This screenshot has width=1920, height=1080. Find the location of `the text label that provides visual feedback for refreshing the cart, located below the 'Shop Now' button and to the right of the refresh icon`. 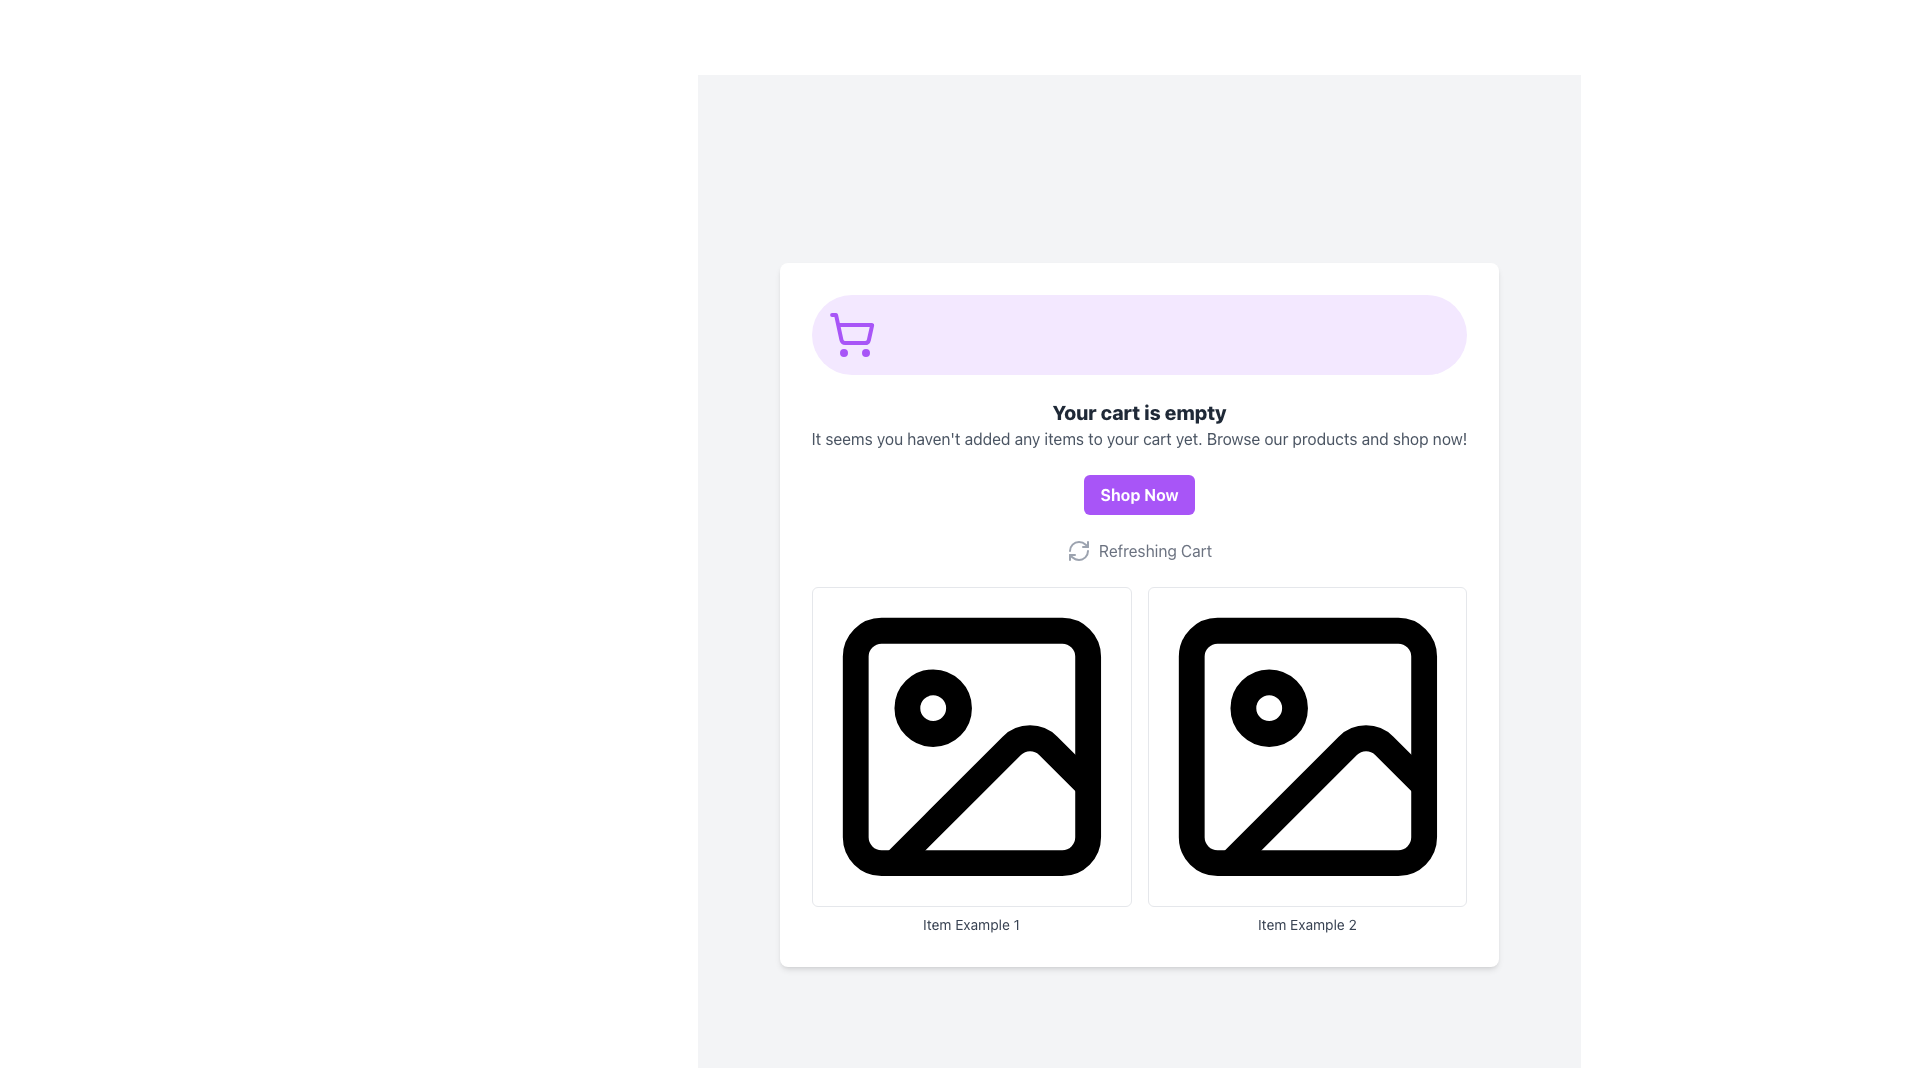

the text label that provides visual feedback for refreshing the cart, located below the 'Shop Now' button and to the right of the refresh icon is located at coordinates (1155, 551).